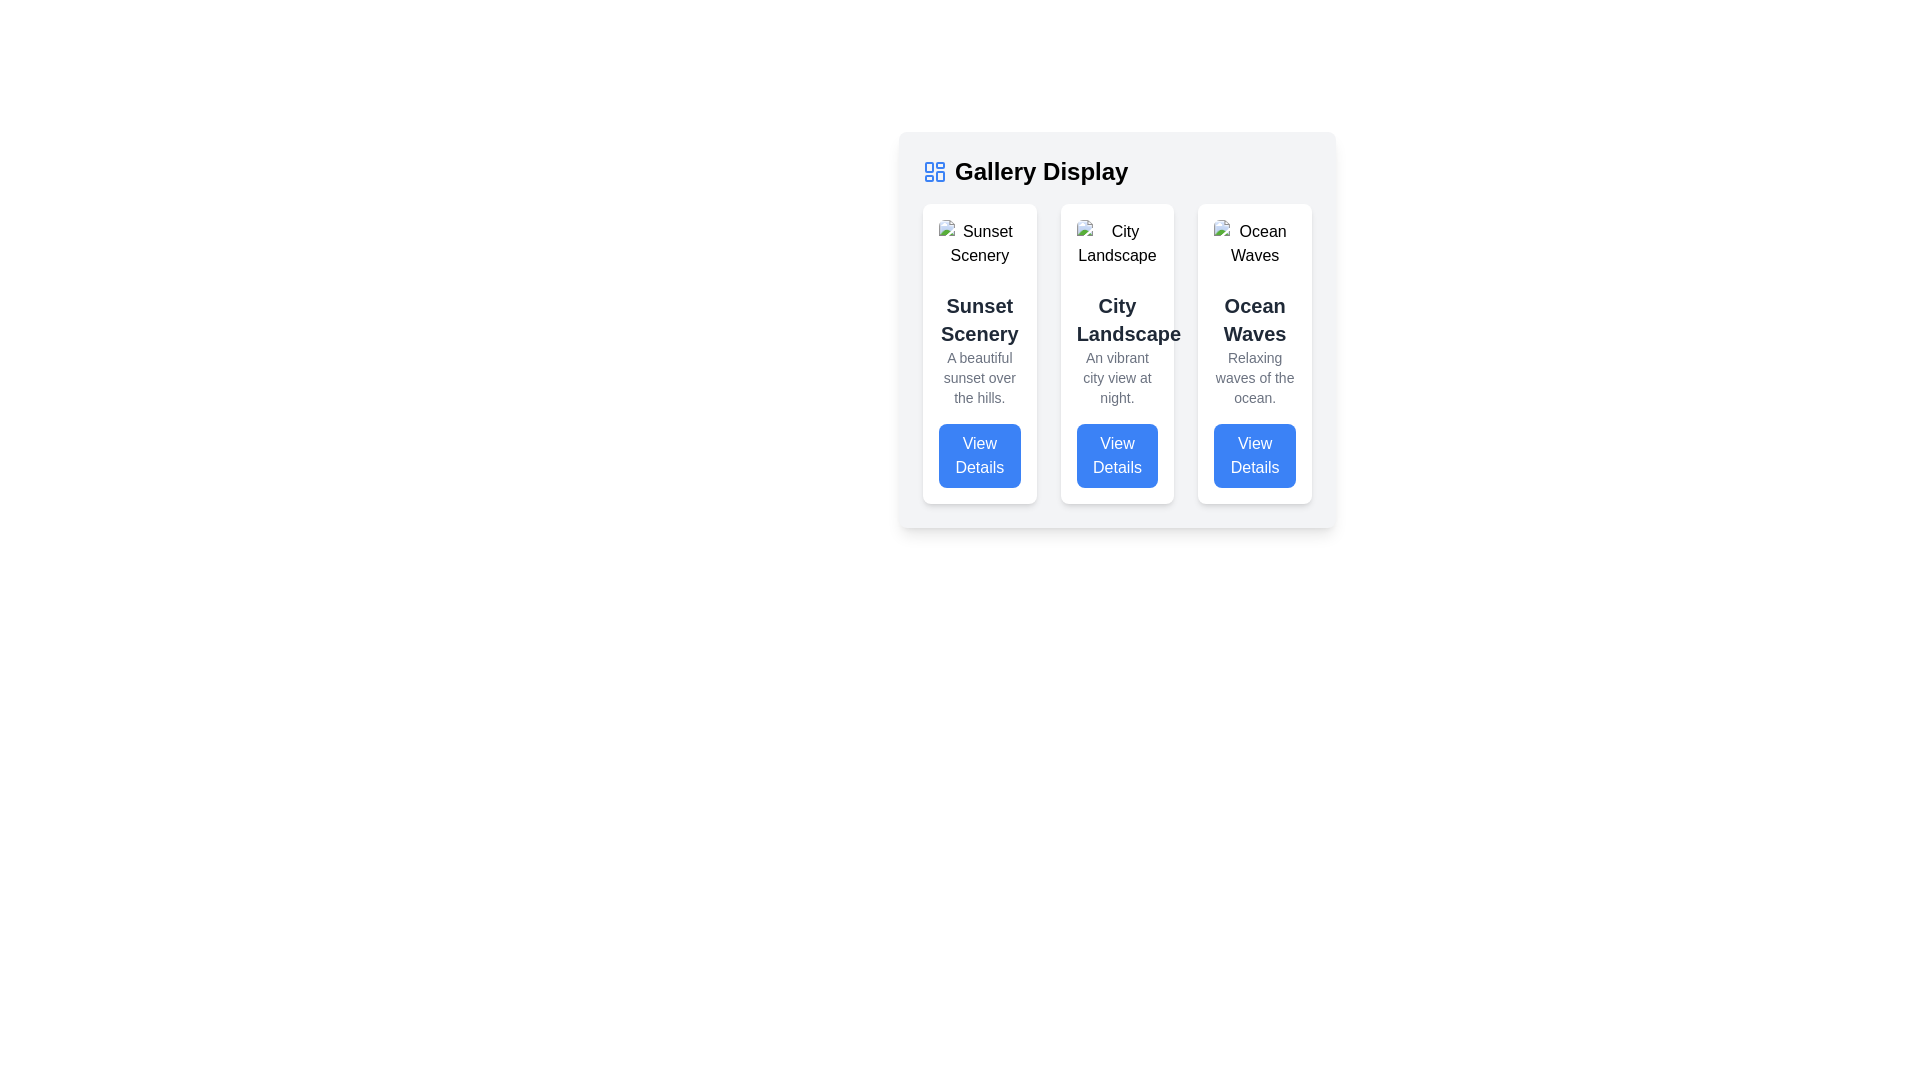 The image size is (1920, 1080). Describe the element at coordinates (1254, 319) in the screenshot. I see `the heading text 'Ocean Waves' displayed in a large, bold font at the top-middle of the card interface` at that location.